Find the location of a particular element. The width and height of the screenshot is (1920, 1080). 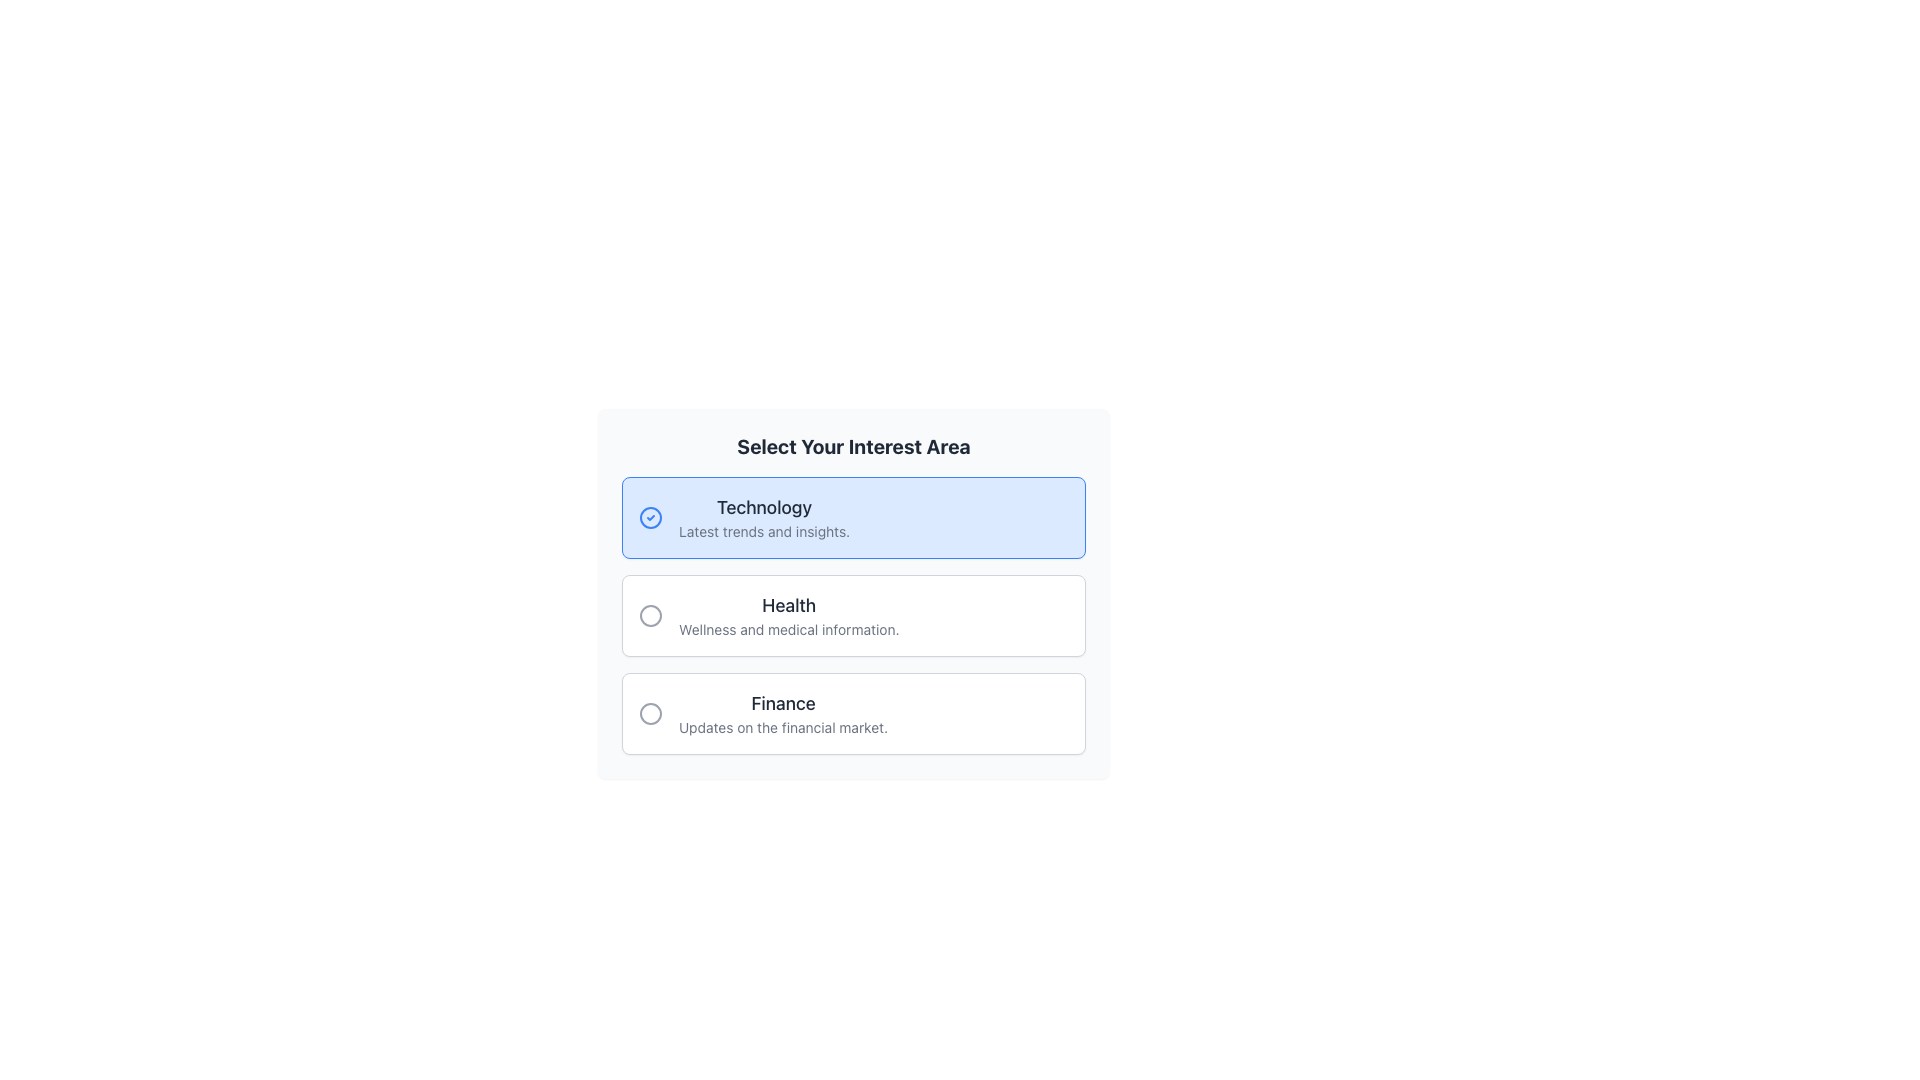

the radio button located to the left of the text 'Finance', which is a circular icon with a gray border and no internal filling is located at coordinates (658, 712).